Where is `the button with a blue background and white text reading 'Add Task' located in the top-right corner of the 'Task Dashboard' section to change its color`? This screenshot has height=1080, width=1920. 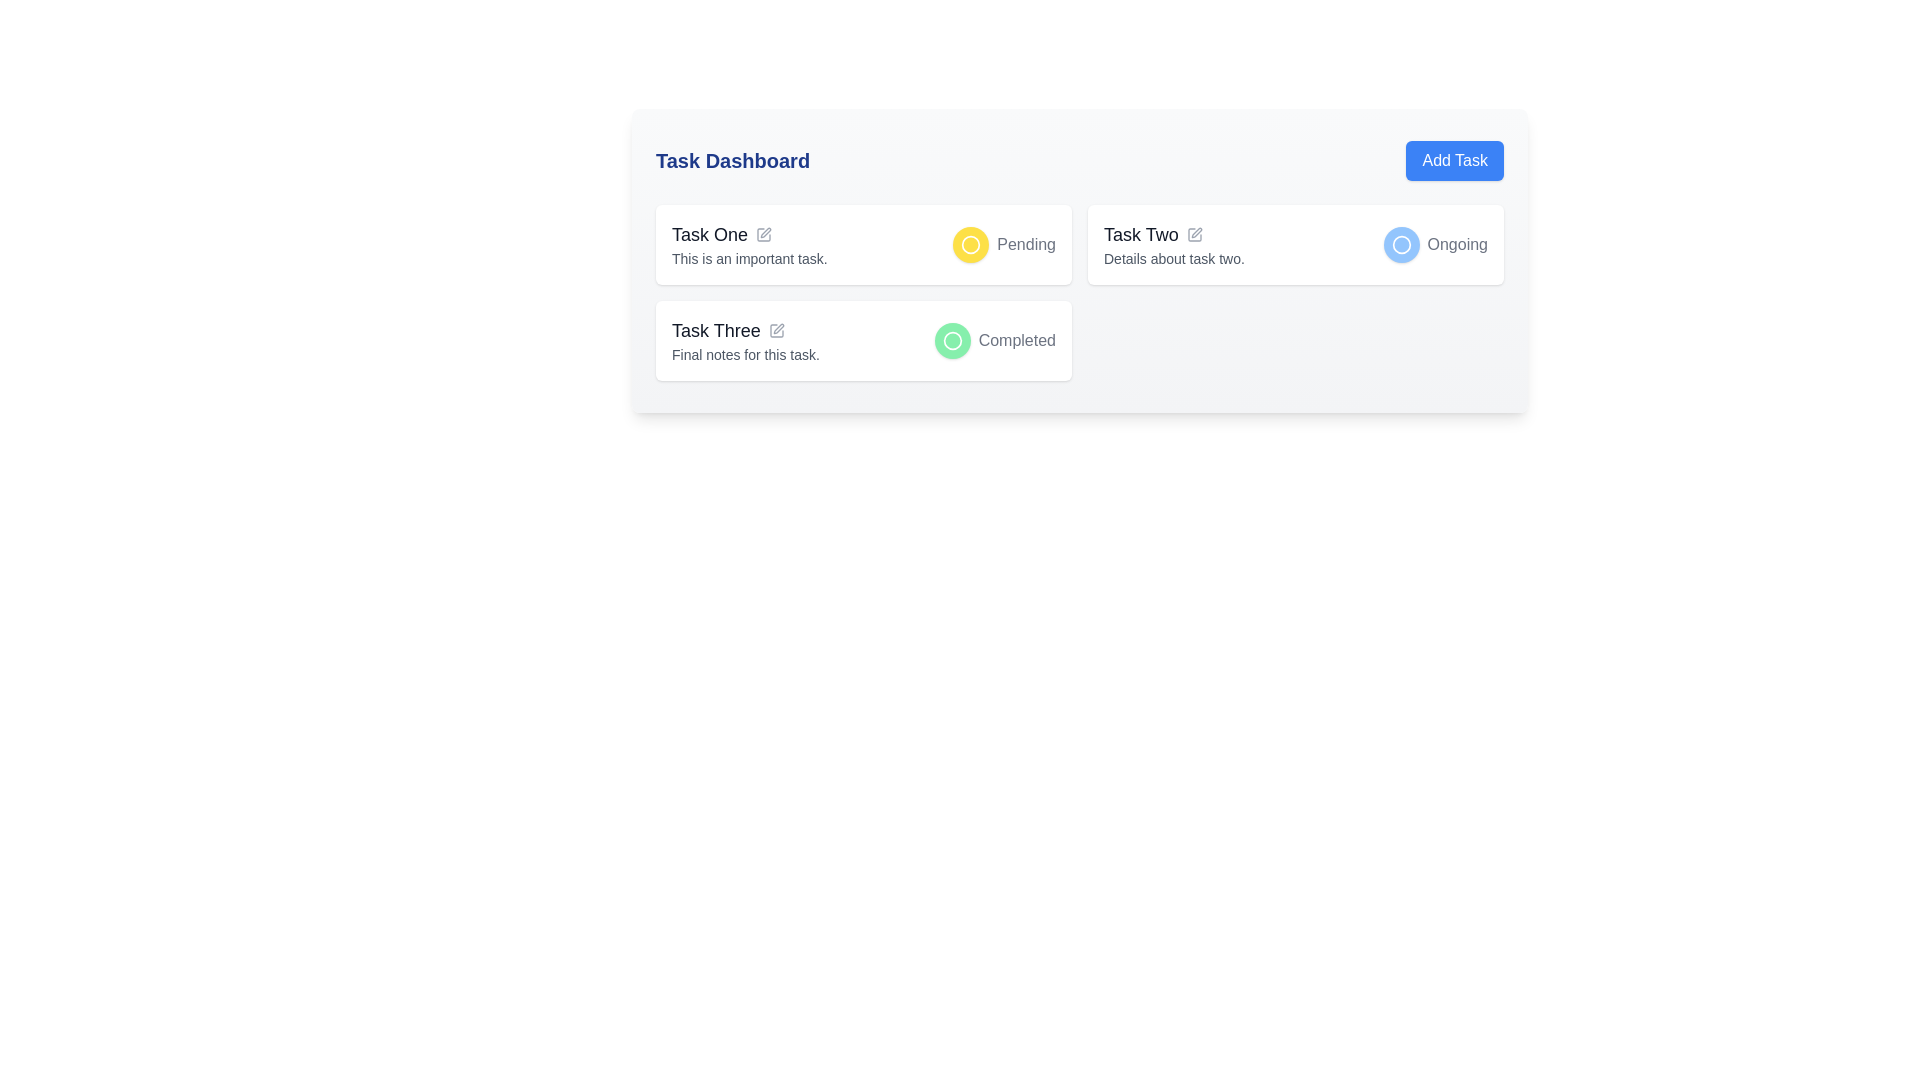
the button with a blue background and white text reading 'Add Task' located in the top-right corner of the 'Task Dashboard' section to change its color is located at coordinates (1455, 160).